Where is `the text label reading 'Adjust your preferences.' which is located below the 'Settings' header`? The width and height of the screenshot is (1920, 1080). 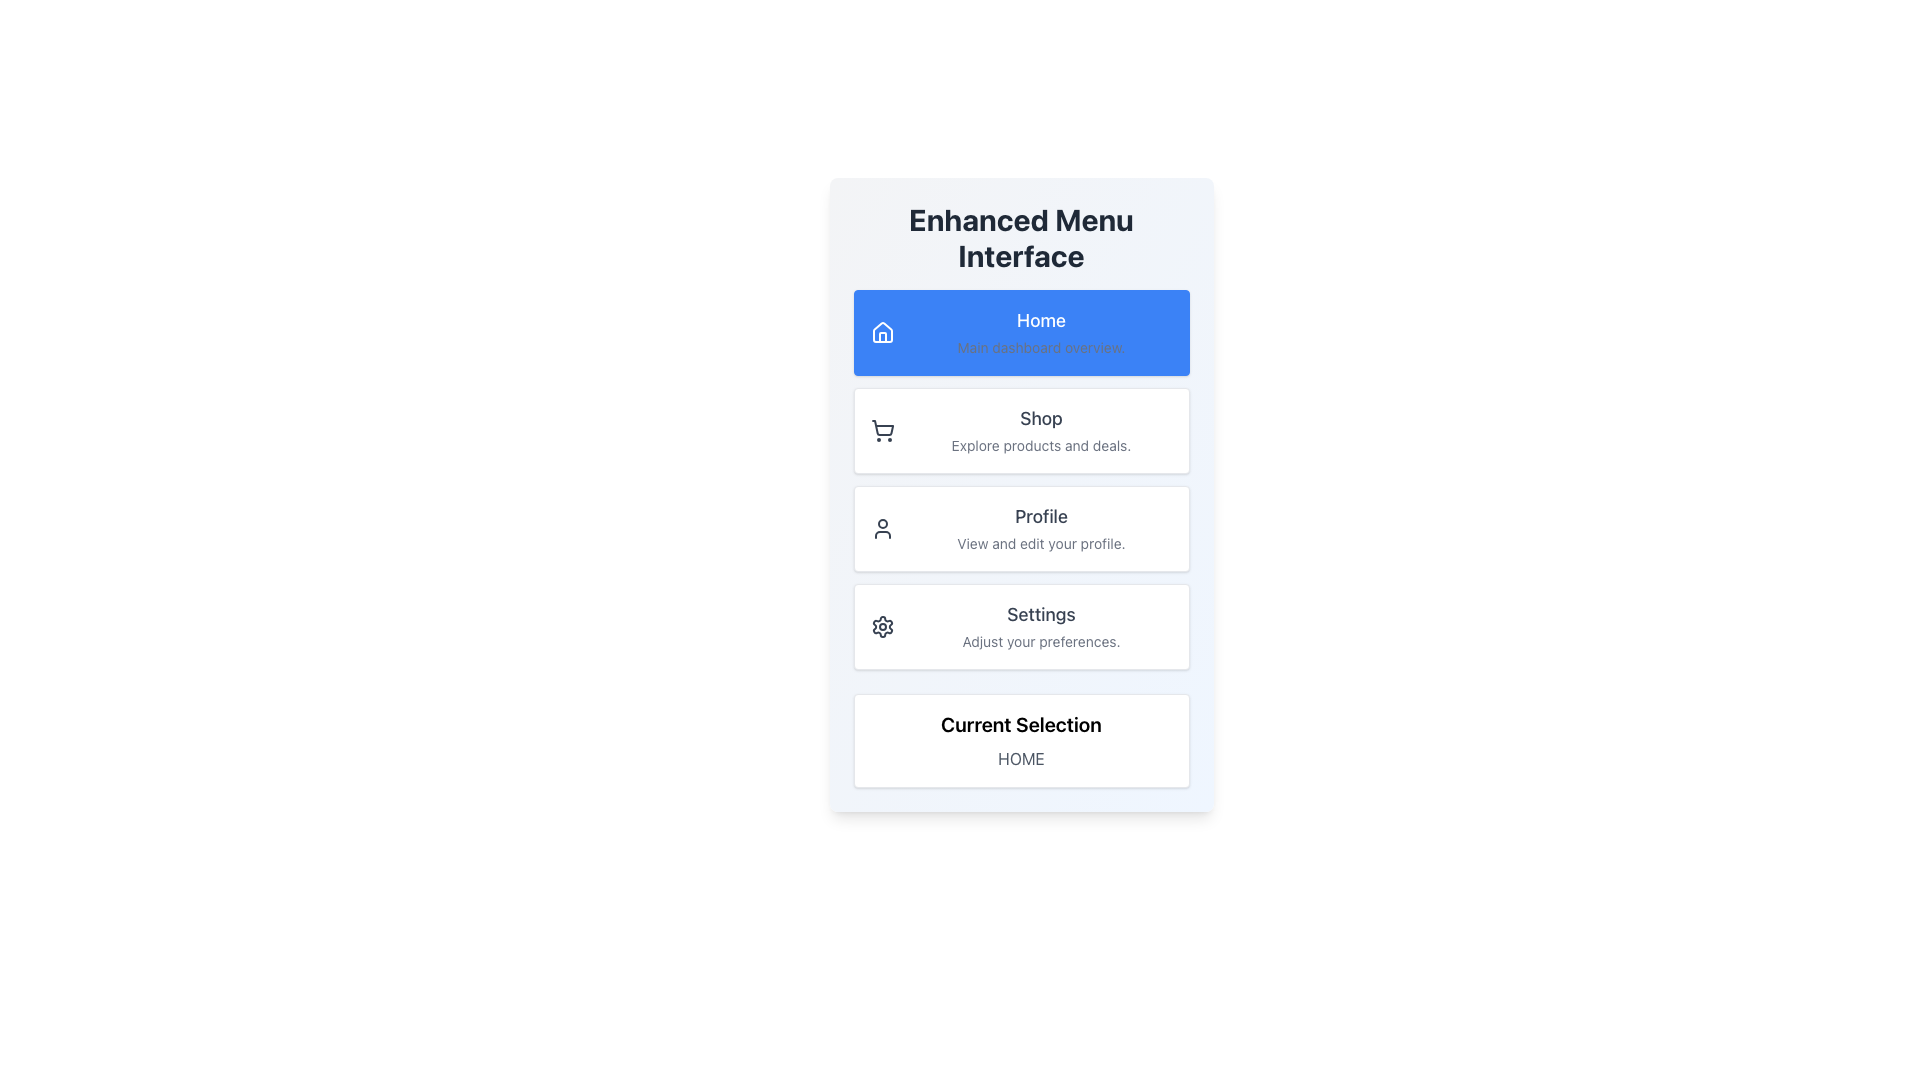 the text label reading 'Adjust your preferences.' which is located below the 'Settings' header is located at coordinates (1040, 641).